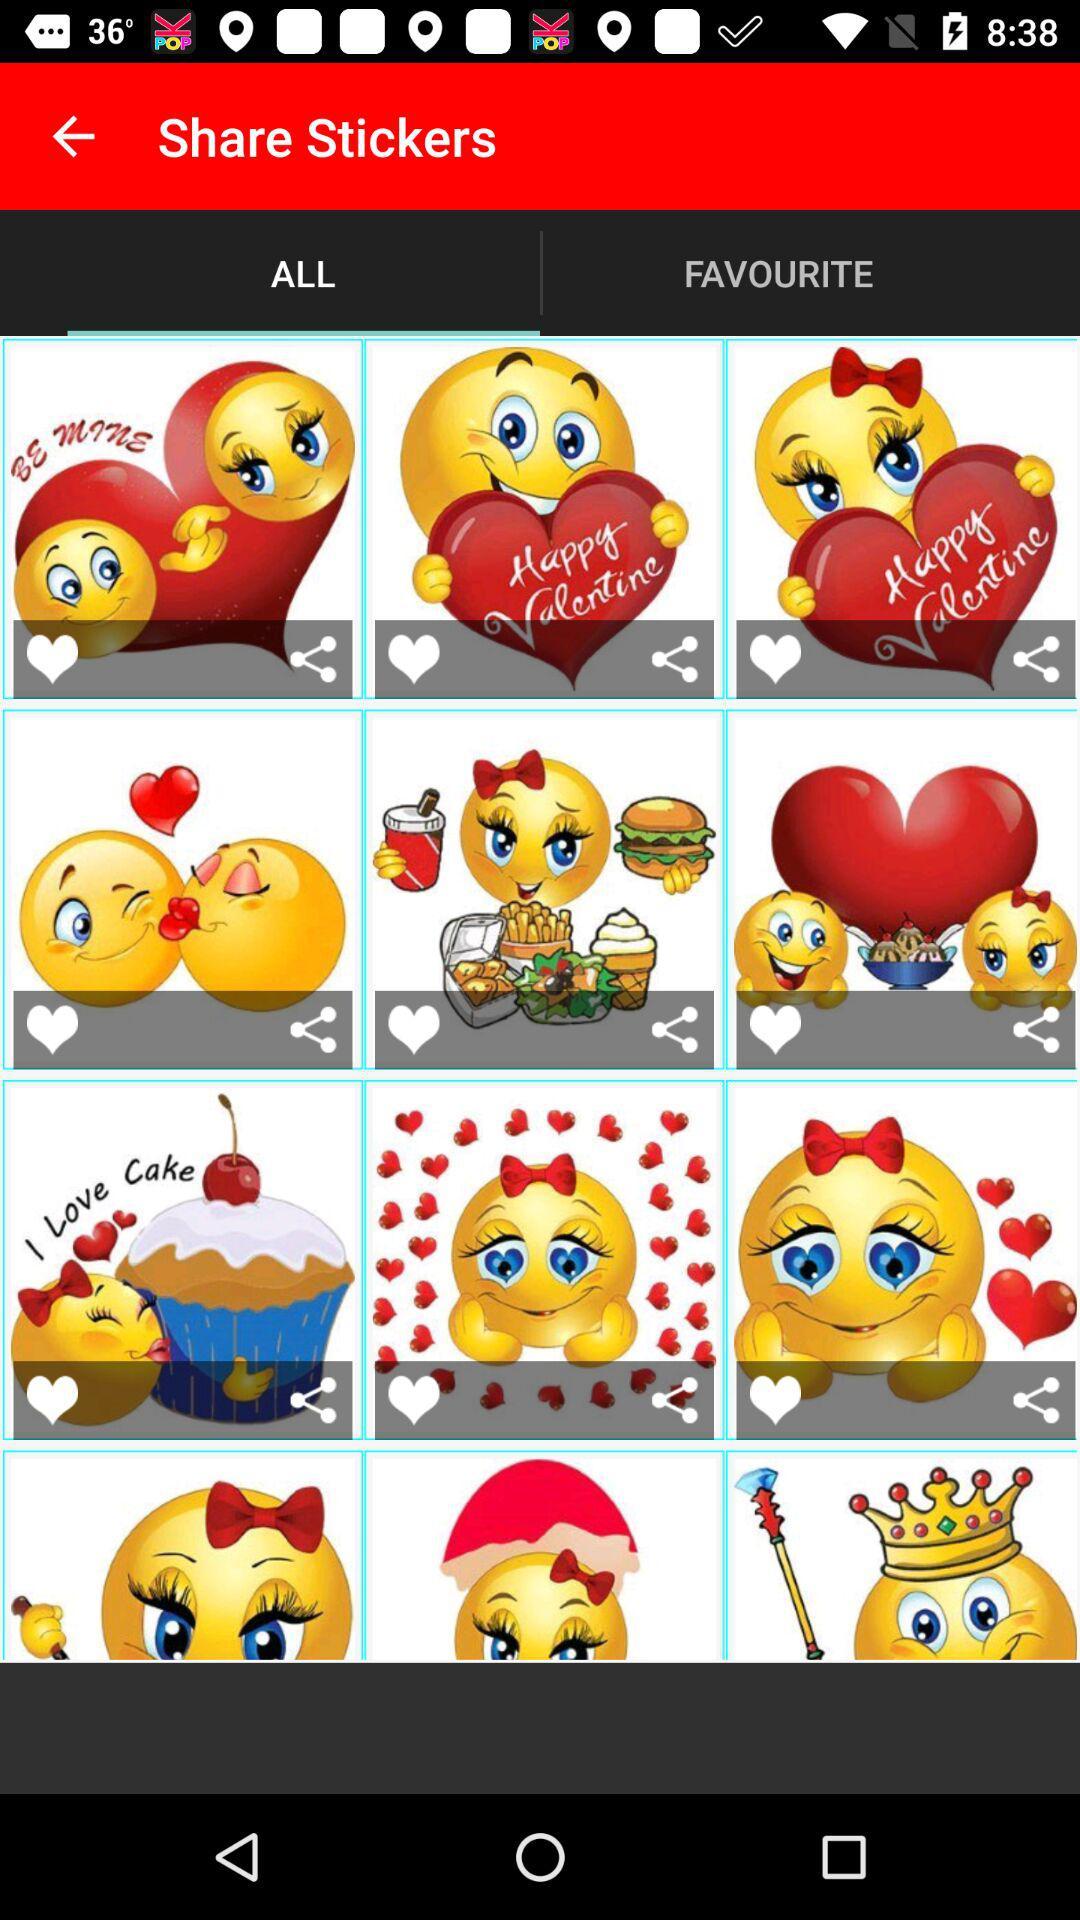  Describe the element at coordinates (412, 1399) in the screenshot. I see `this sticker` at that location.